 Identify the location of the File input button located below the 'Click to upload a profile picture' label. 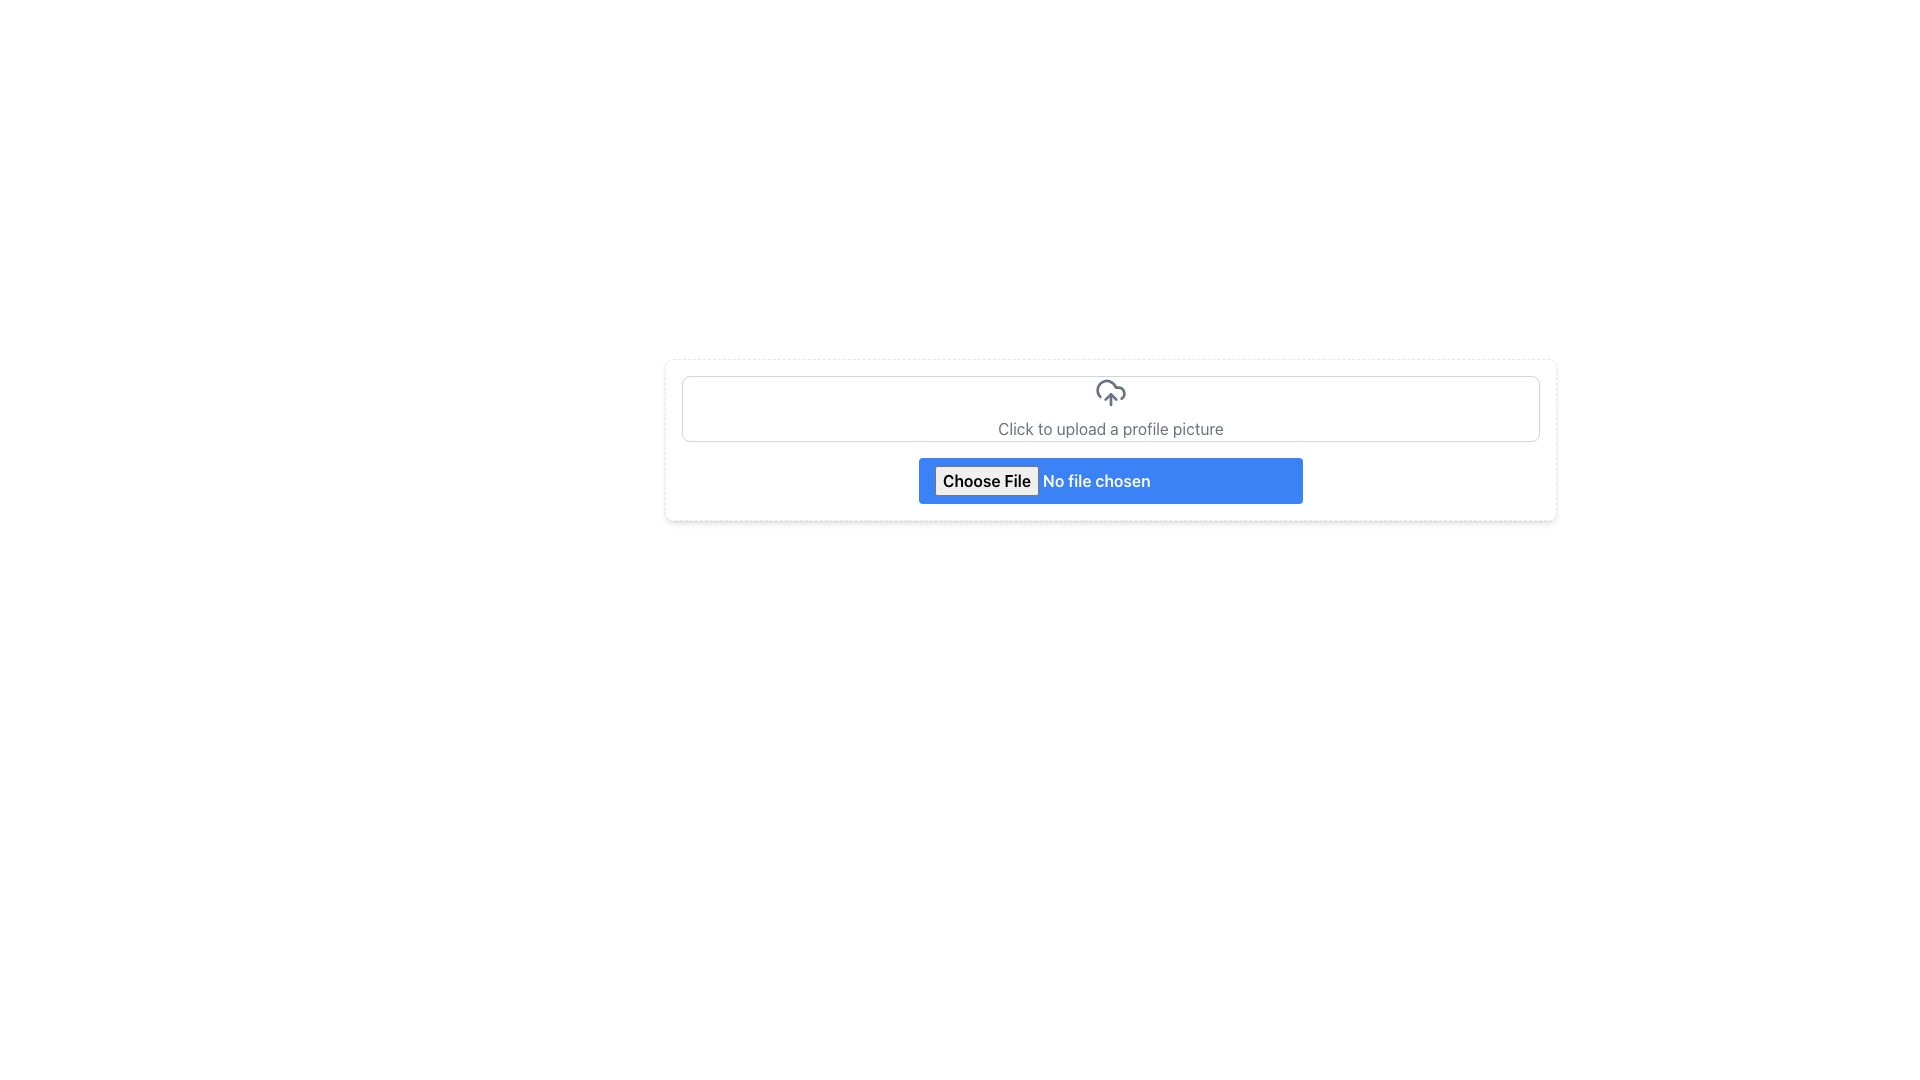
(1109, 494).